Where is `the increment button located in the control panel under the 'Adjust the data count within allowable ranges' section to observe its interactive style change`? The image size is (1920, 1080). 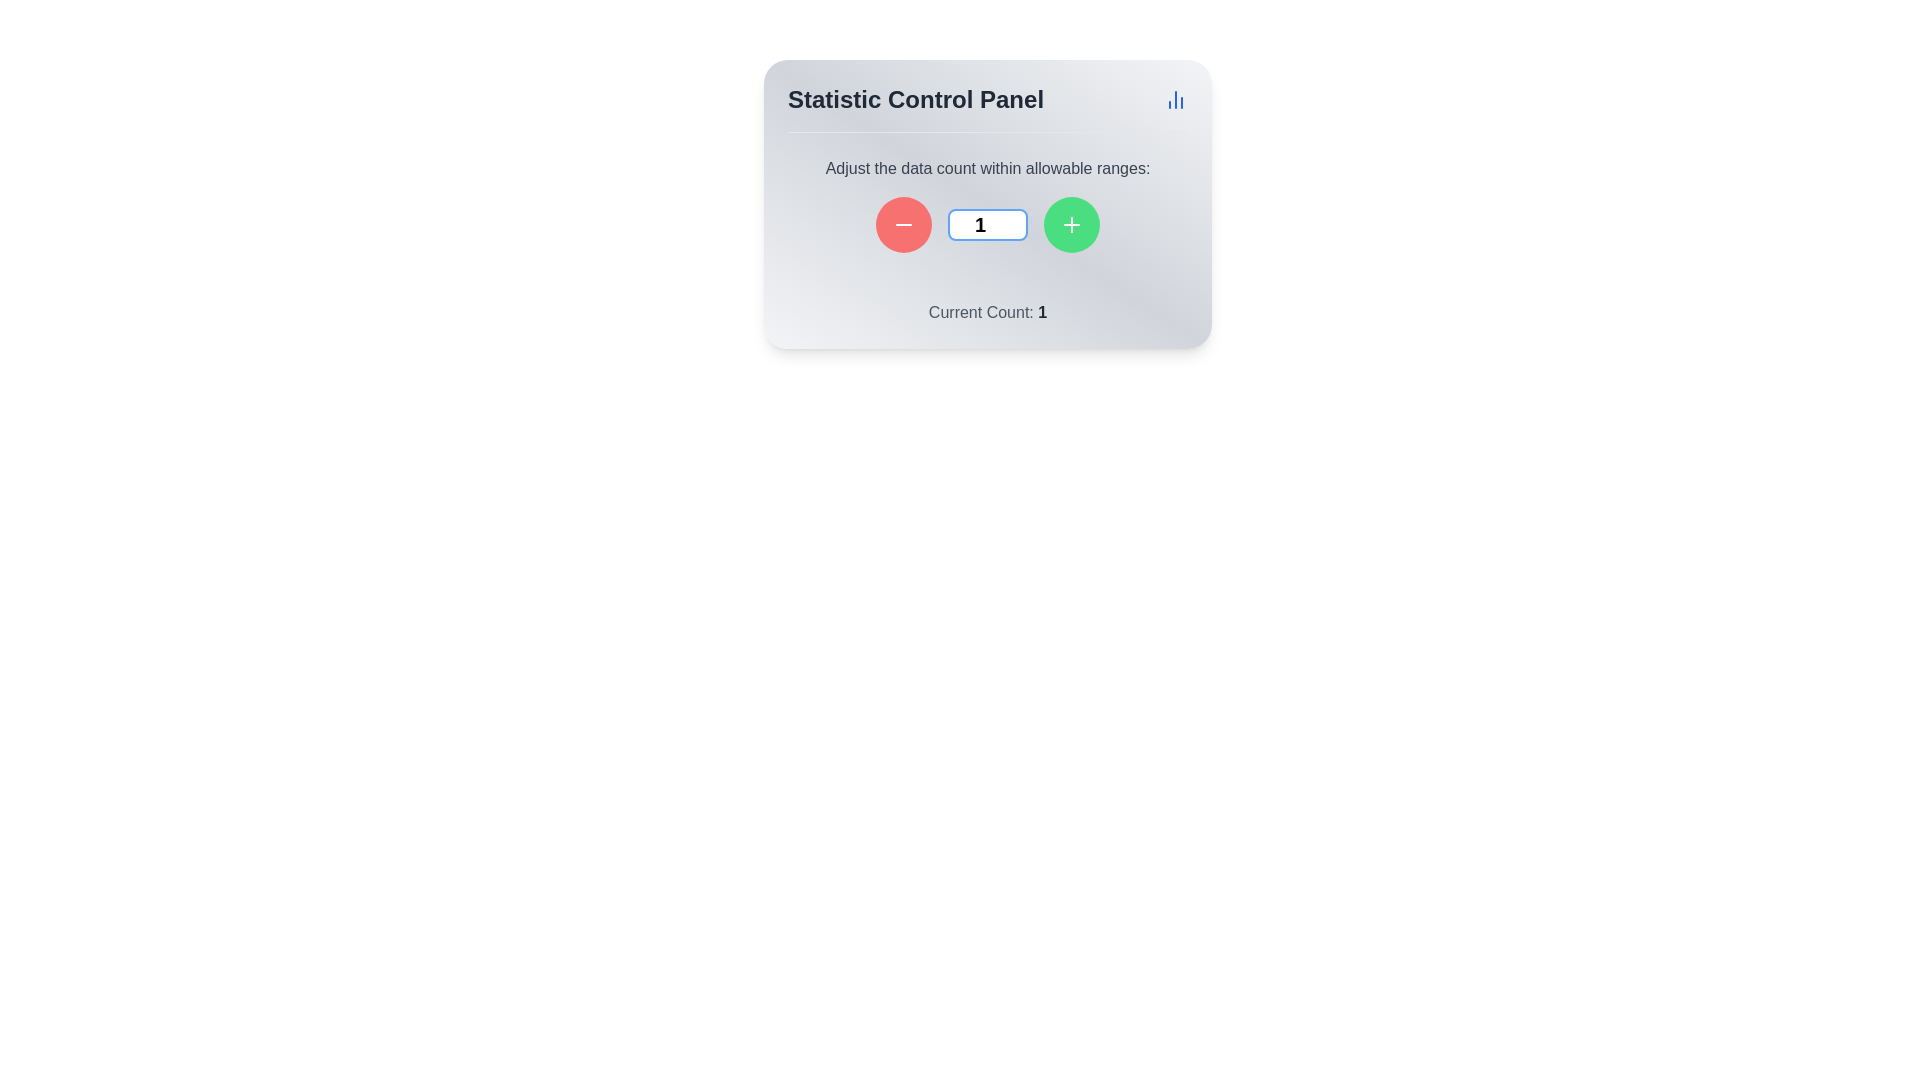
the increment button located in the control panel under the 'Adjust the data count within allowable ranges' section to observe its interactive style change is located at coordinates (1070, 224).